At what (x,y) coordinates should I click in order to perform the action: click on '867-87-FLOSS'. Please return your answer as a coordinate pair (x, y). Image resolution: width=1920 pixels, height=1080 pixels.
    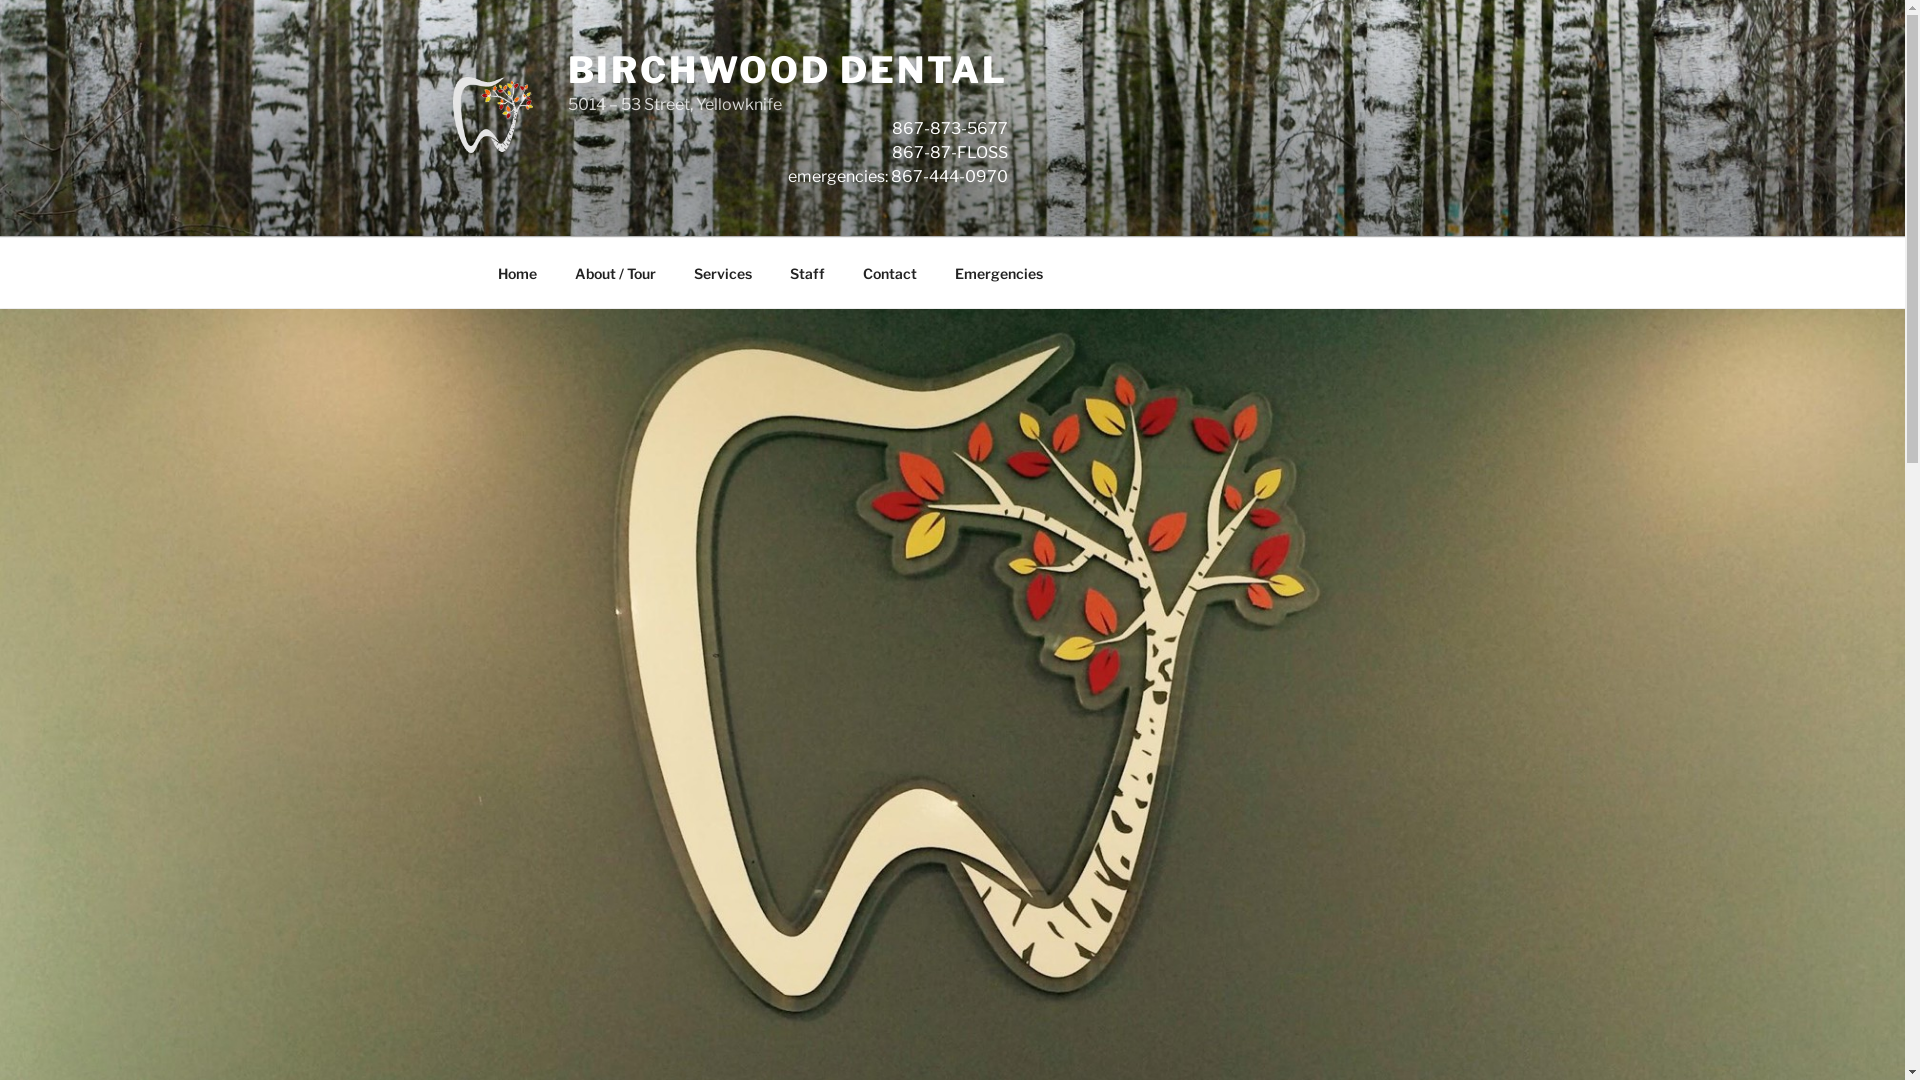
    Looking at the image, I should click on (949, 151).